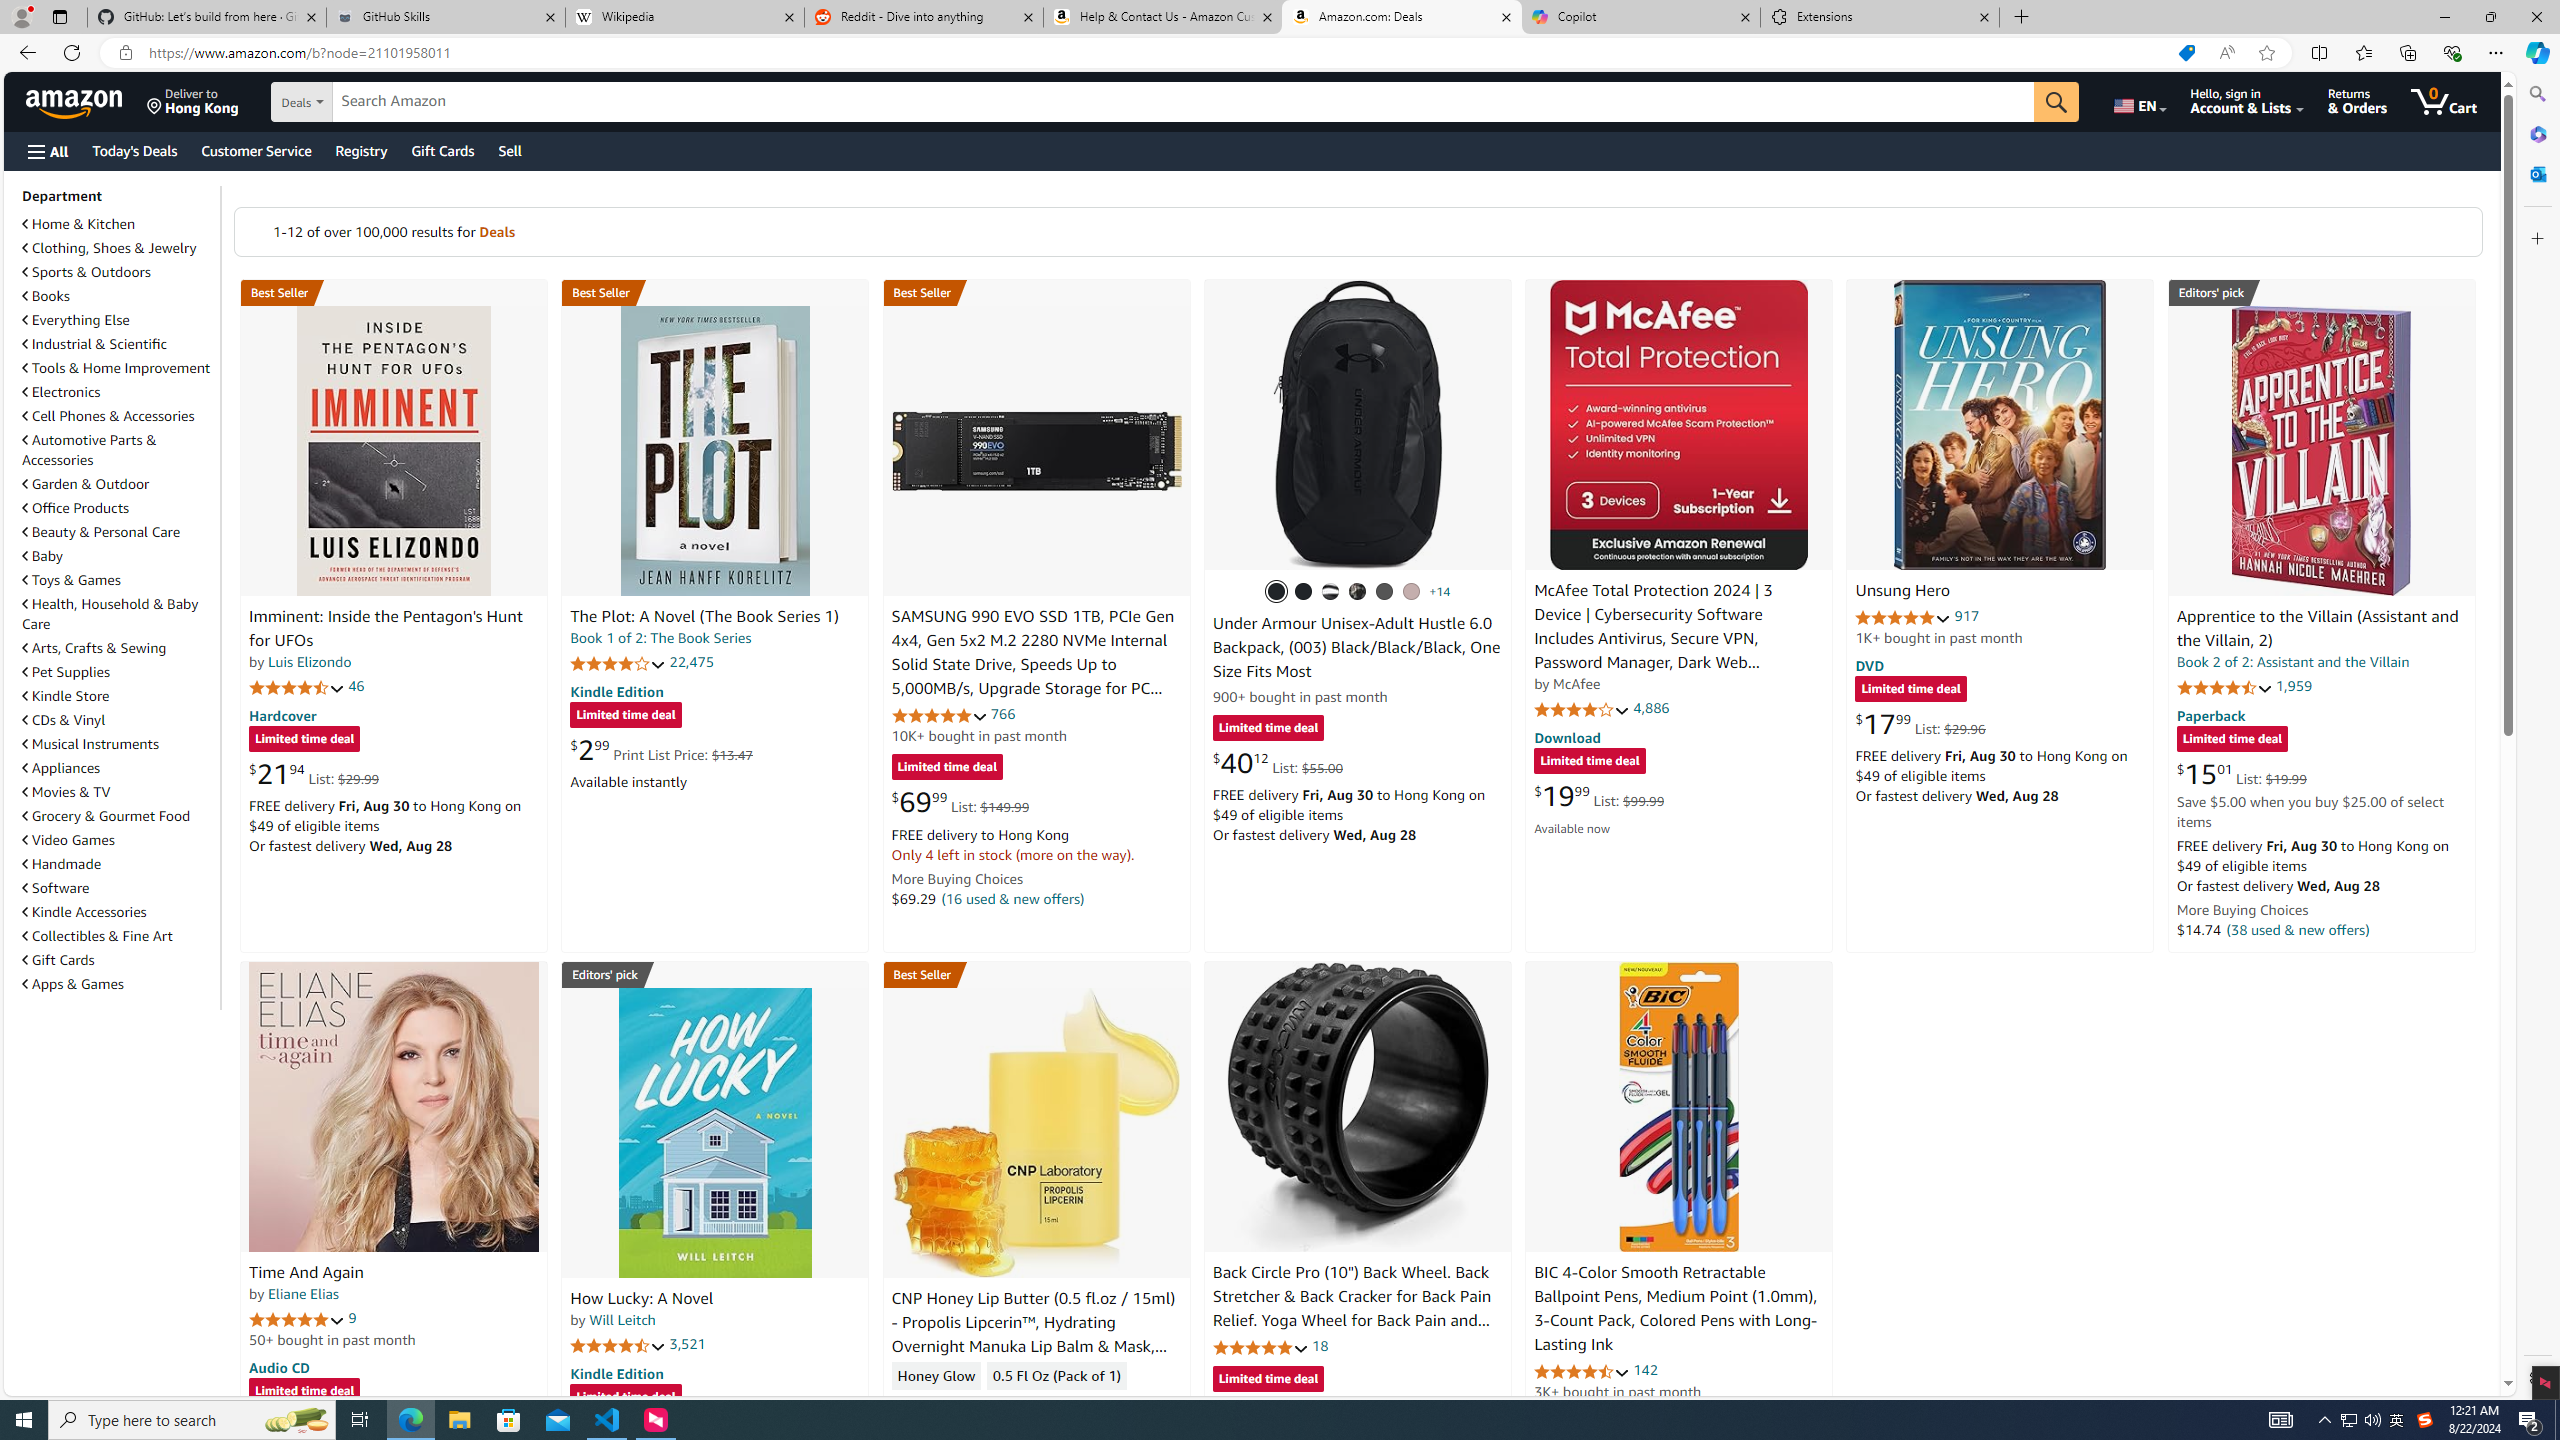 The image size is (2560, 1440). What do you see at coordinates (64, 720) in the screenshot?
I see `'CDs & Vinyl'` at bounding box center [64, 720].